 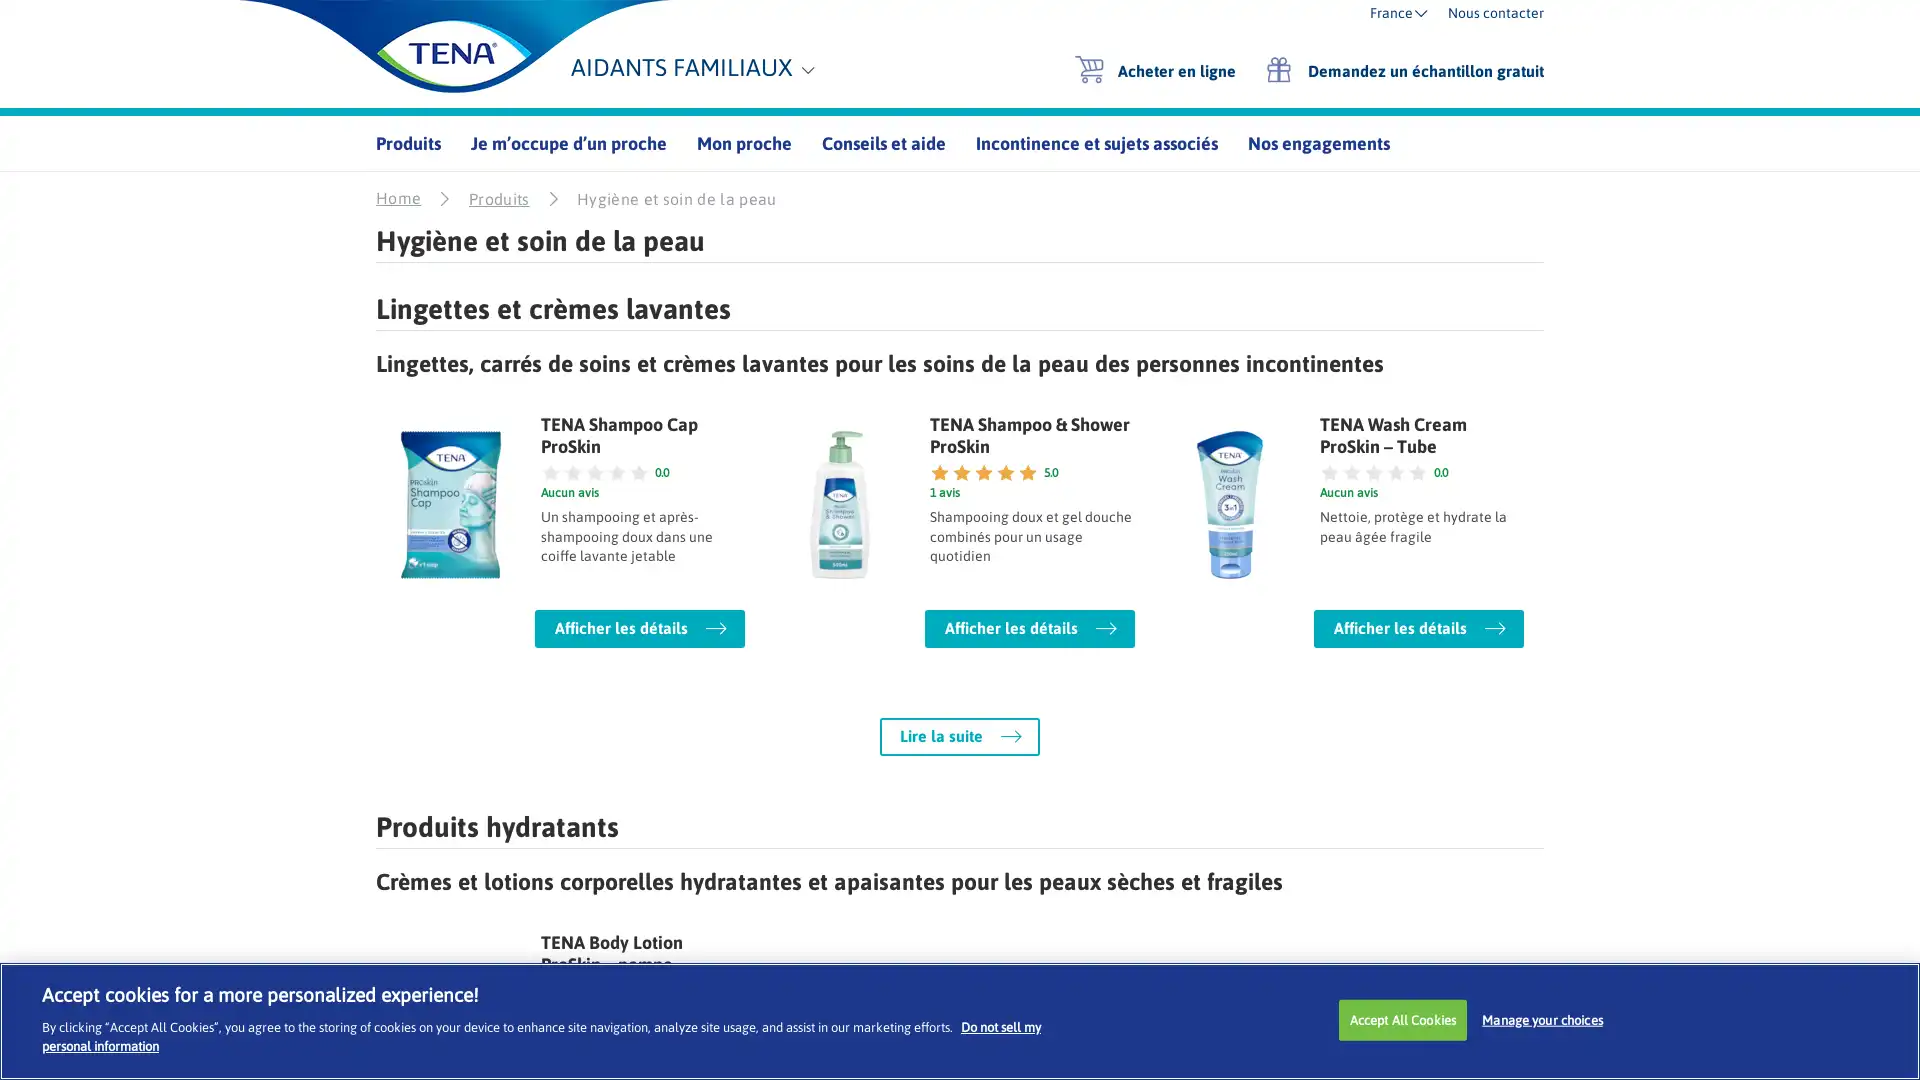 What do you see at coordinates (1401, 1019) in the screenshot?
I see `Accept All Cookies` at bounding box center [1401, 1019].